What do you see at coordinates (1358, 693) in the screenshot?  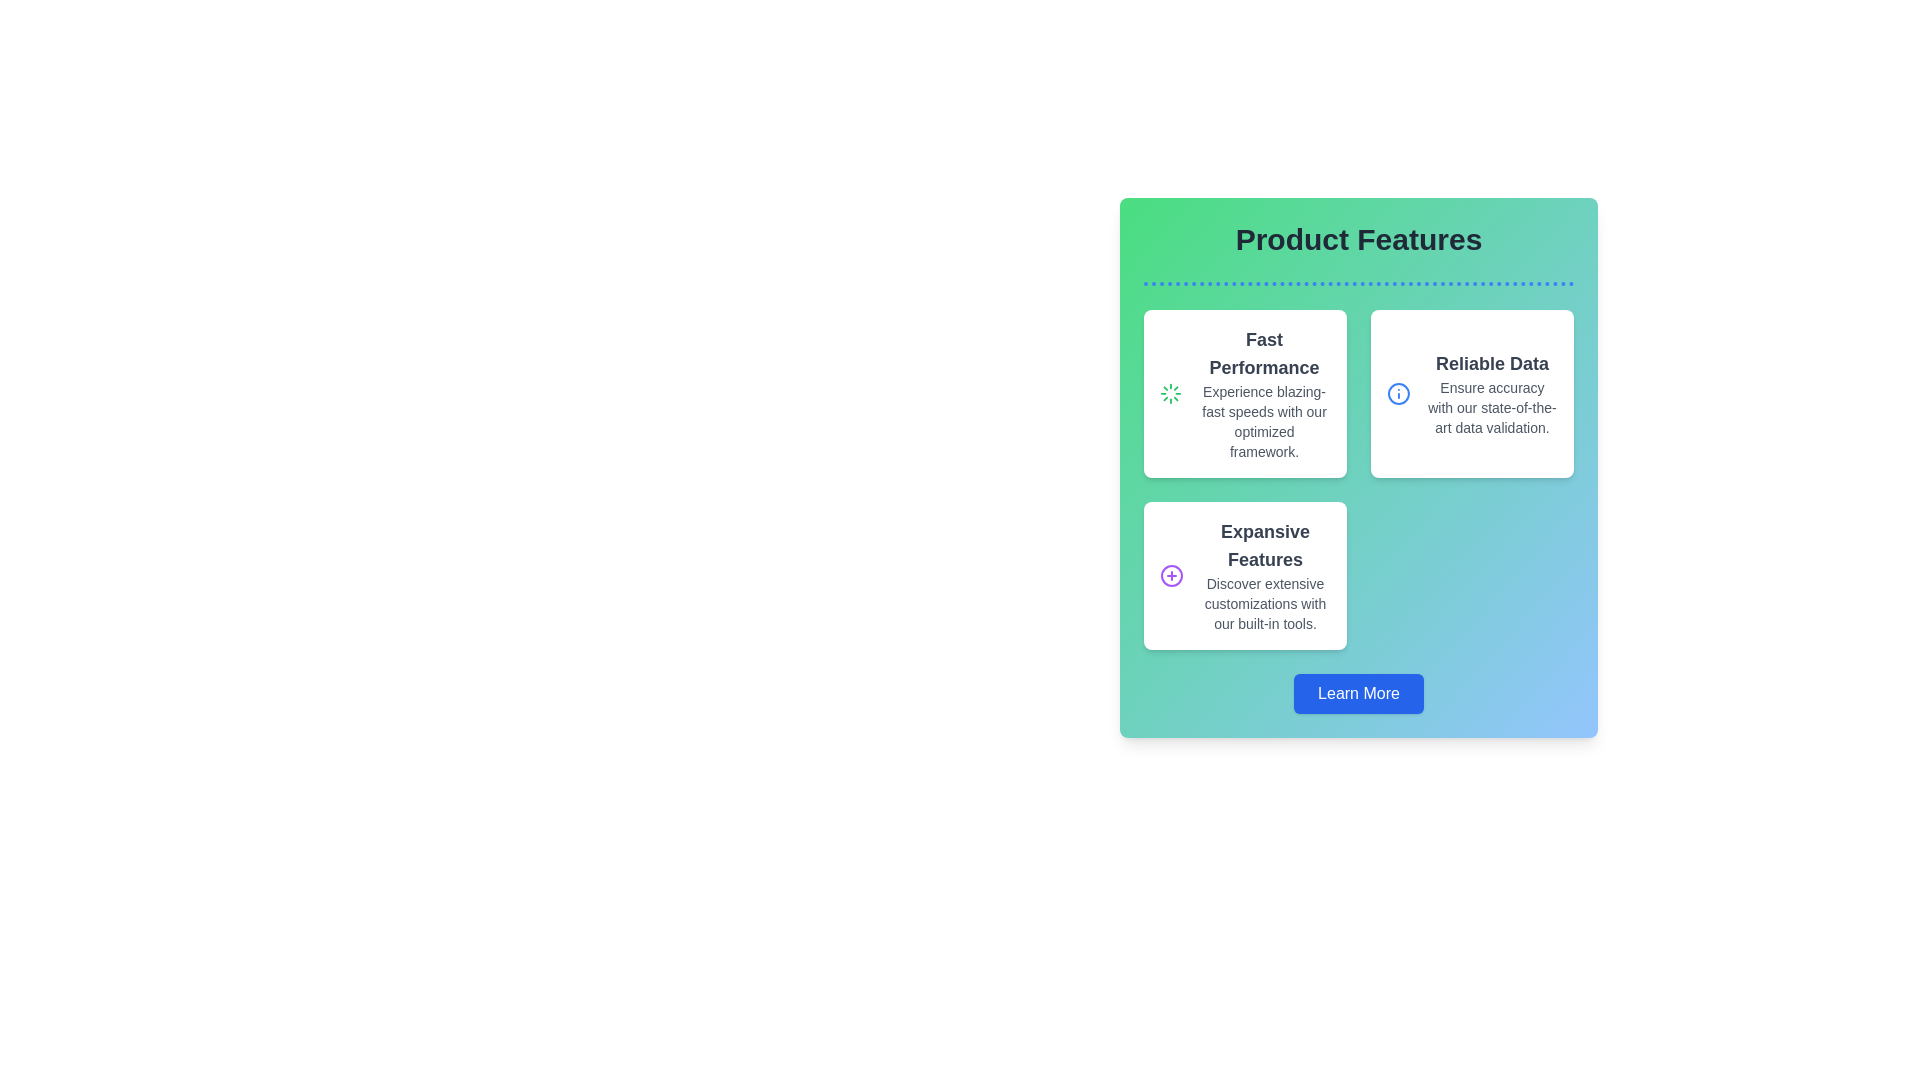 I see `the 'Learn More' button, which is a rounded rectangular button with a blue background and white text, located at the bottom center of a card component with a gradient background` at bounding box center [1358, 693].